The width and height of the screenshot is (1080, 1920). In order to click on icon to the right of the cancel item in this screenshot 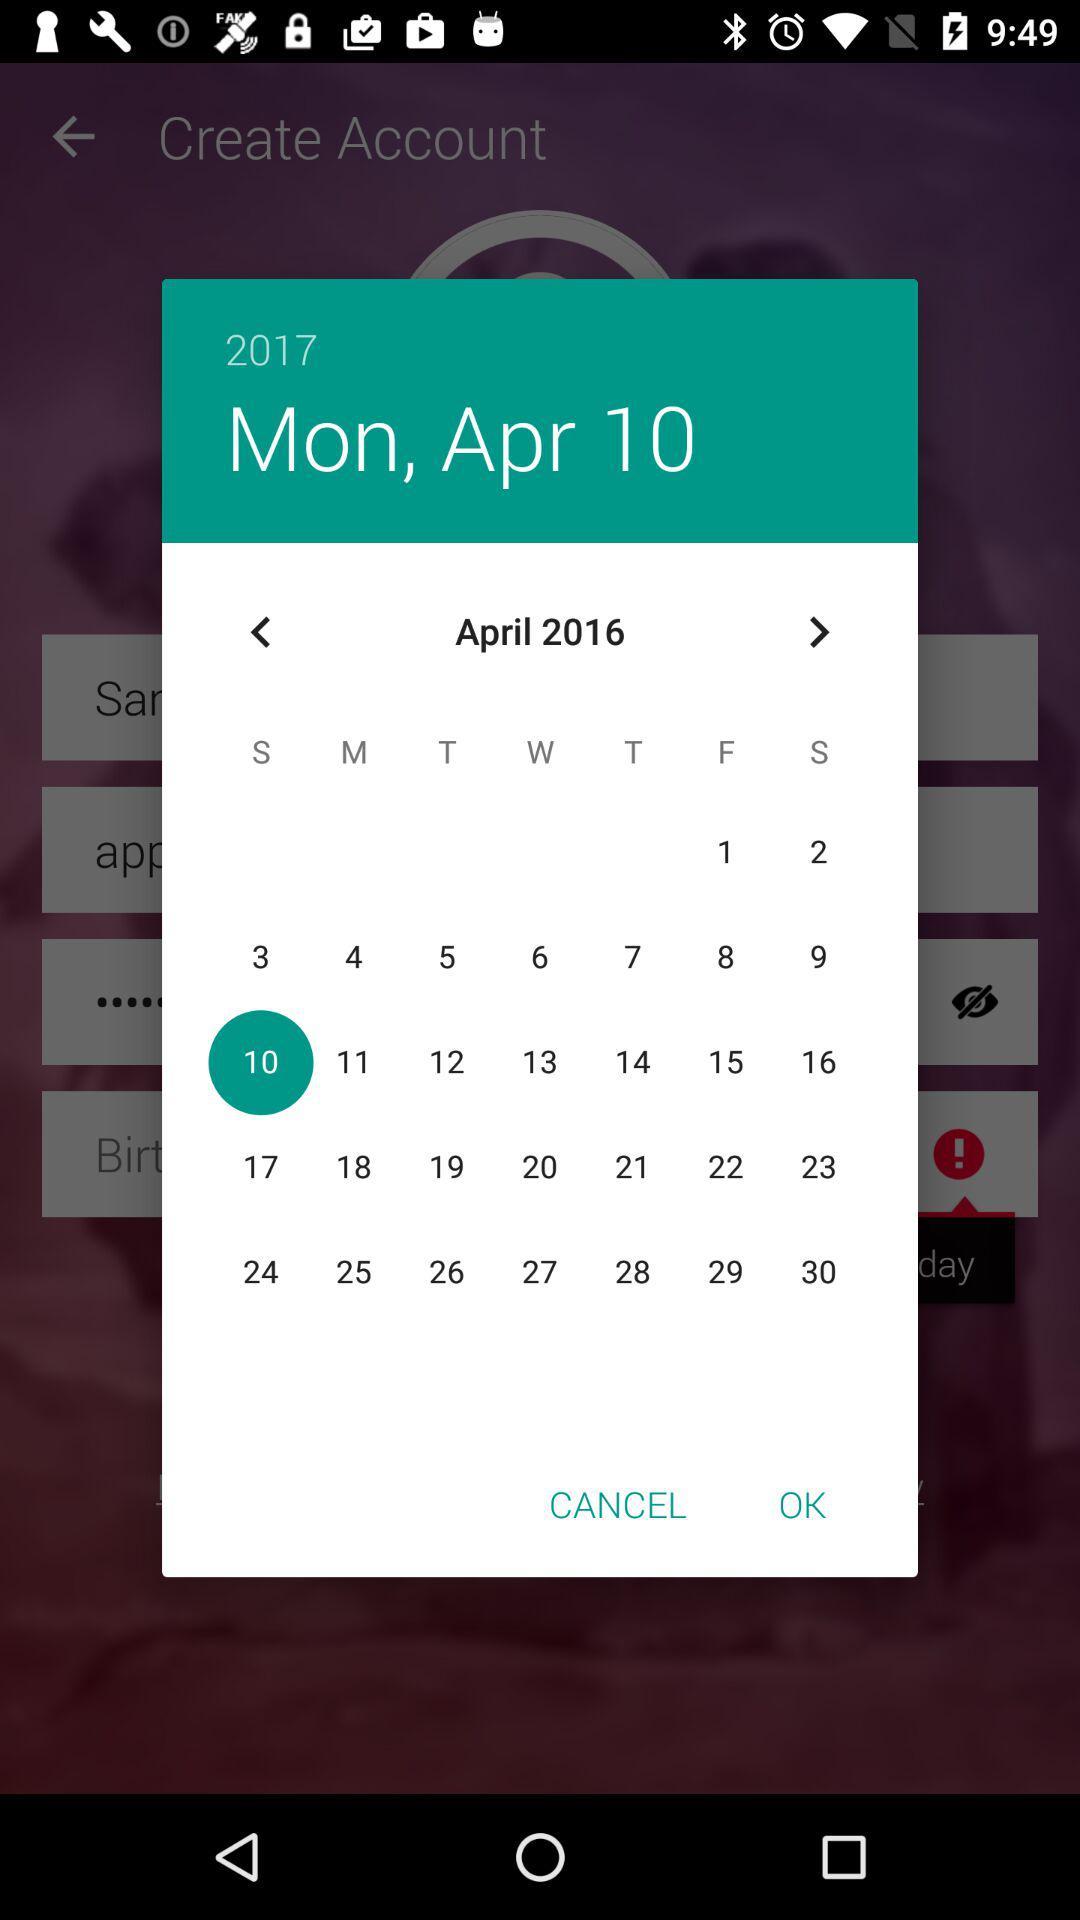, I will do `click(801, 1503)`.